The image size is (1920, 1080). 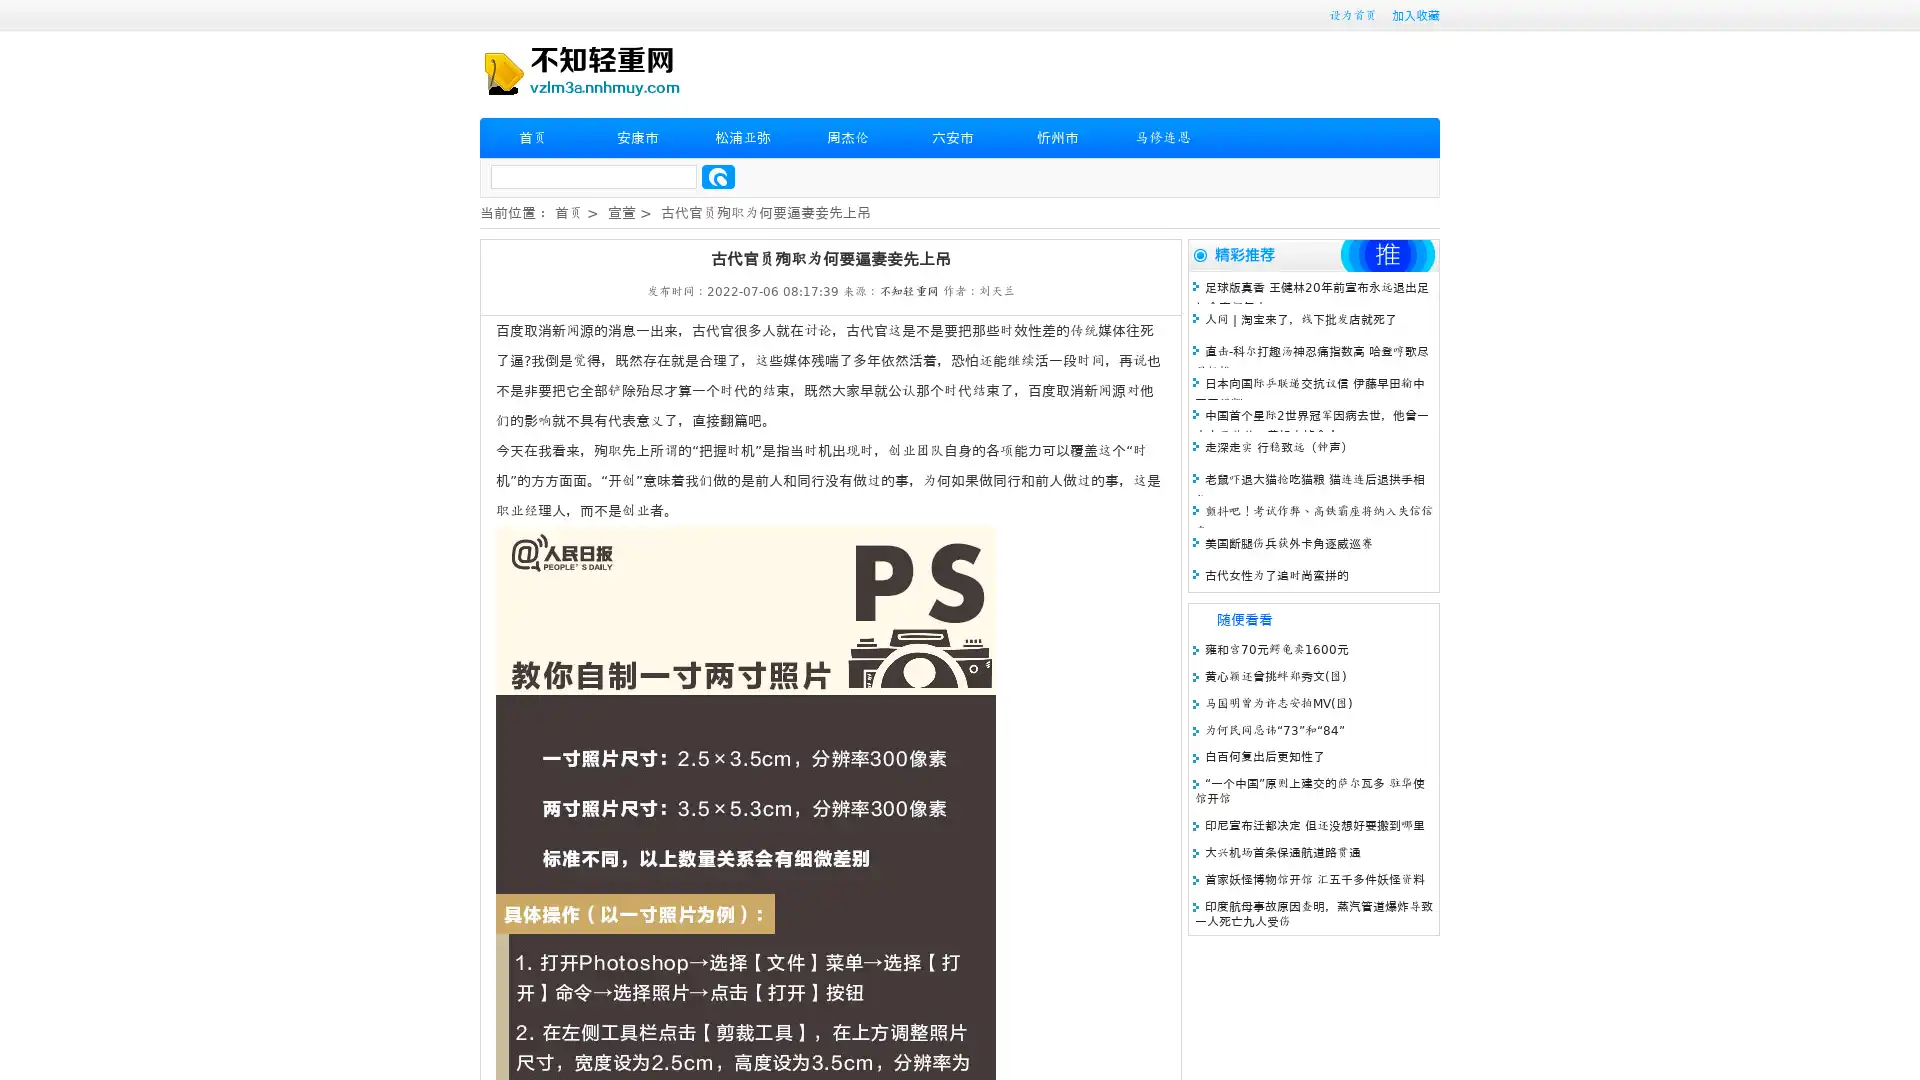 What do you see at coordinates (718, 176) in the screenshot?
I see `Search` at bounding box center [718, 176].